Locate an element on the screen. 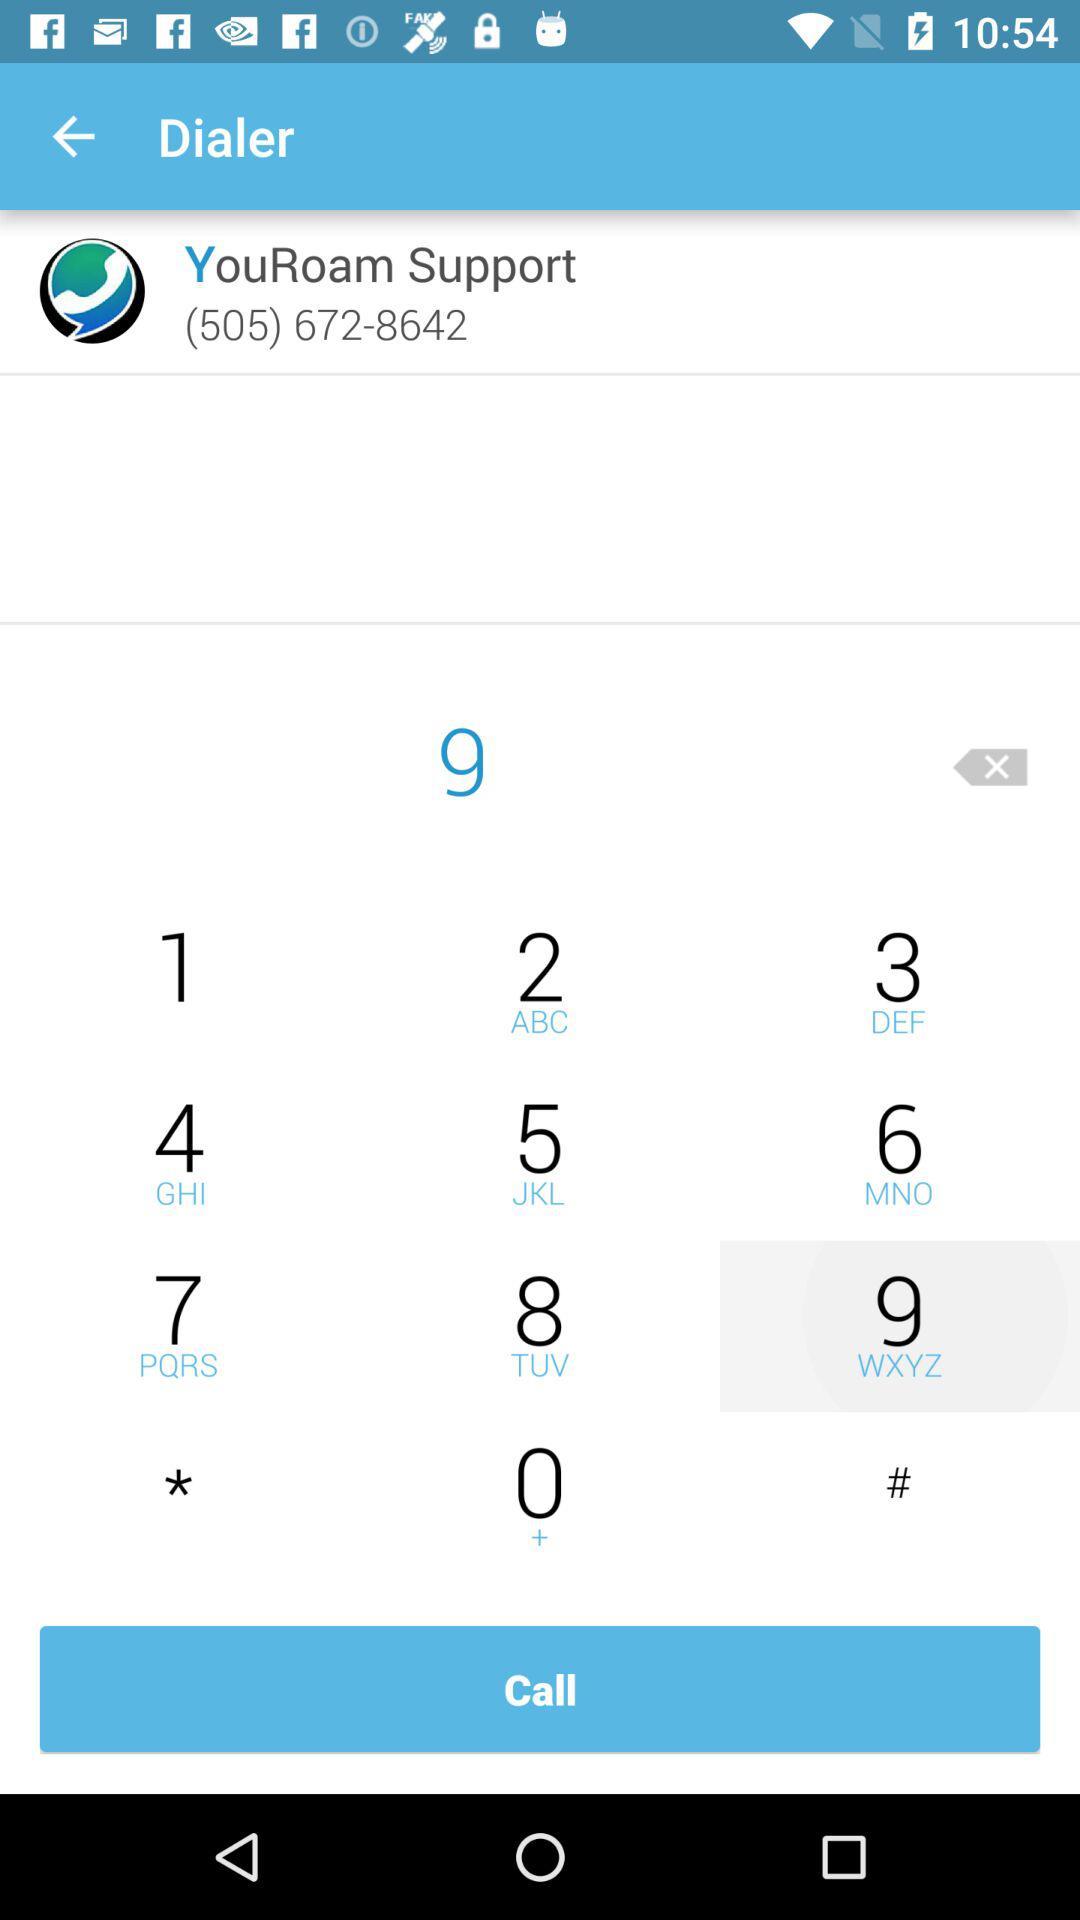 This screenshot has height=1920, width=1080. insert number 9 is located at coordinates (898, 1326).